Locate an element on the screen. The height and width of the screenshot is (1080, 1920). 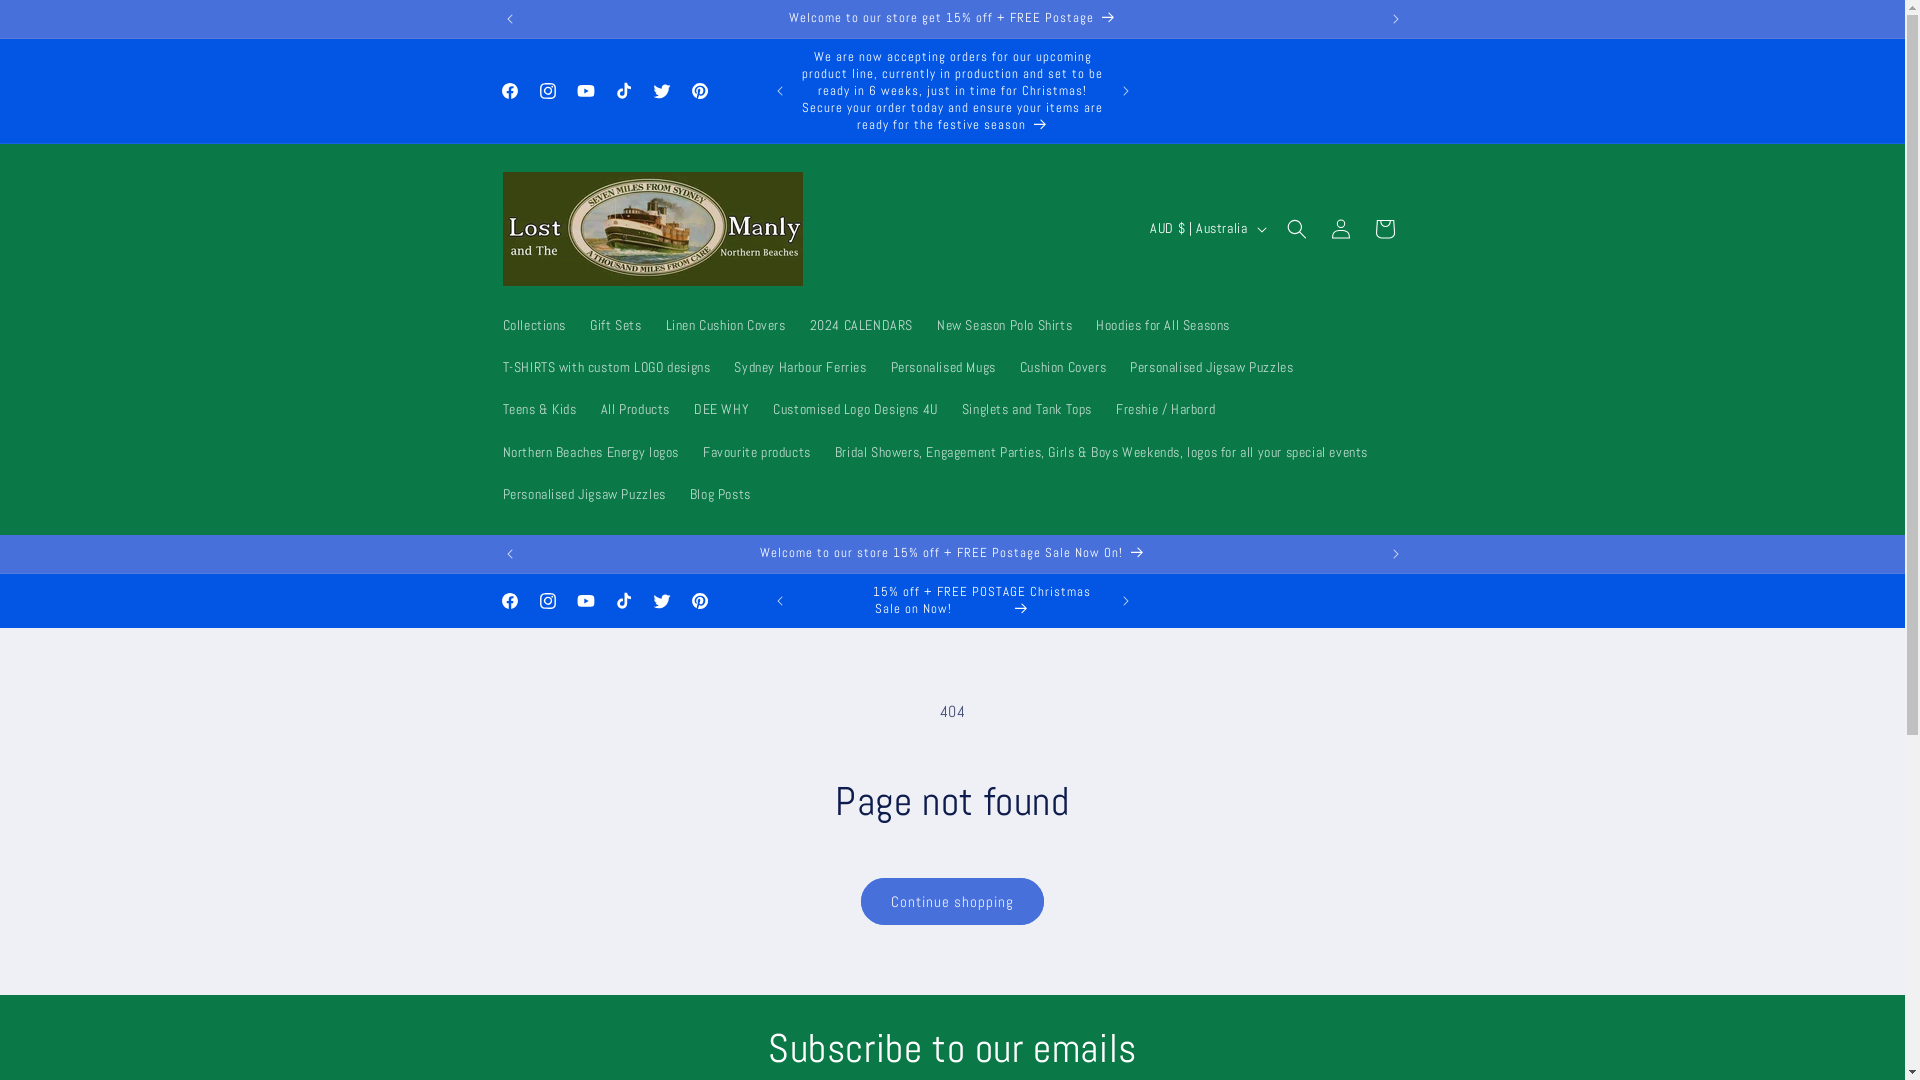
'T-SHIRTS with custom LOGO designs' is located at coordinates (489, 366).